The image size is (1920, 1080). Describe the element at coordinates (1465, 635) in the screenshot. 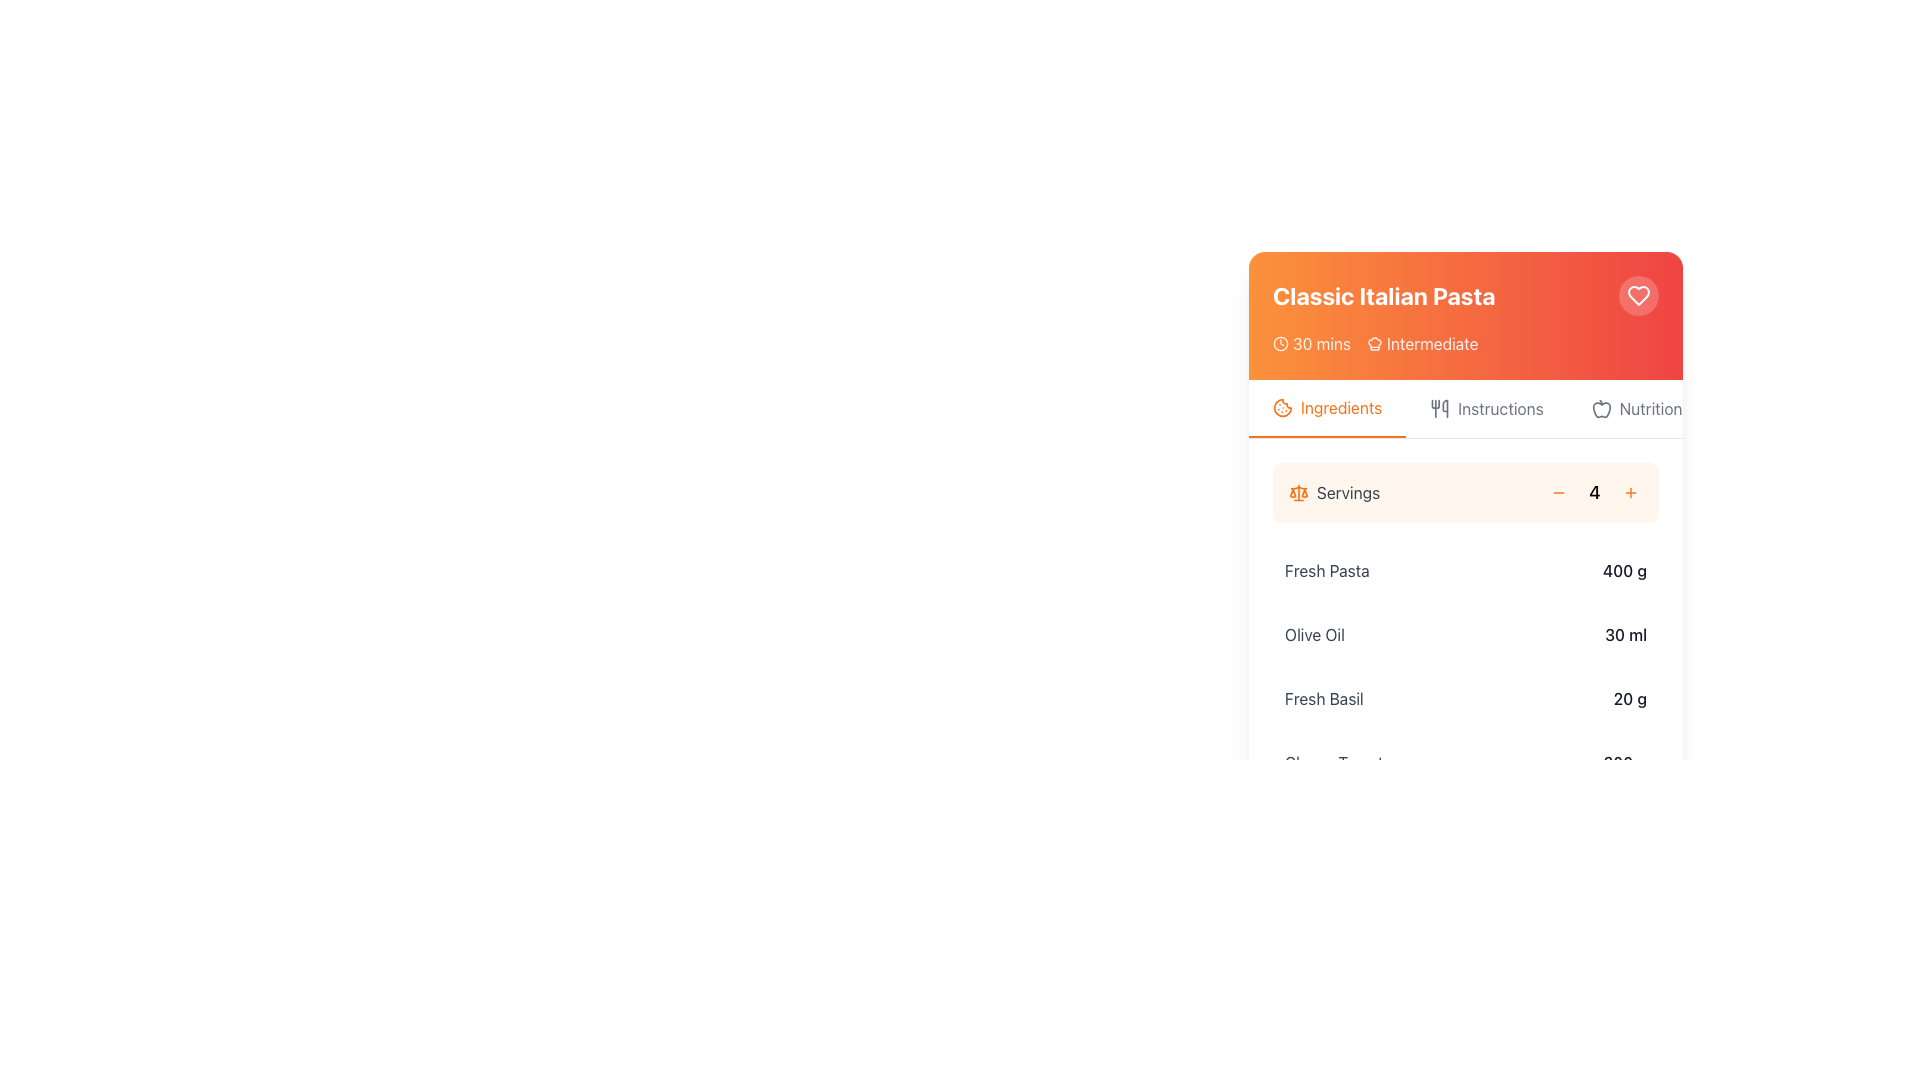

I see `the informational row displaying 'Olive Oil' with quantity '30 ml', which is the second item in the ingredient list under 'Classic Italian Pasta'` at that location.